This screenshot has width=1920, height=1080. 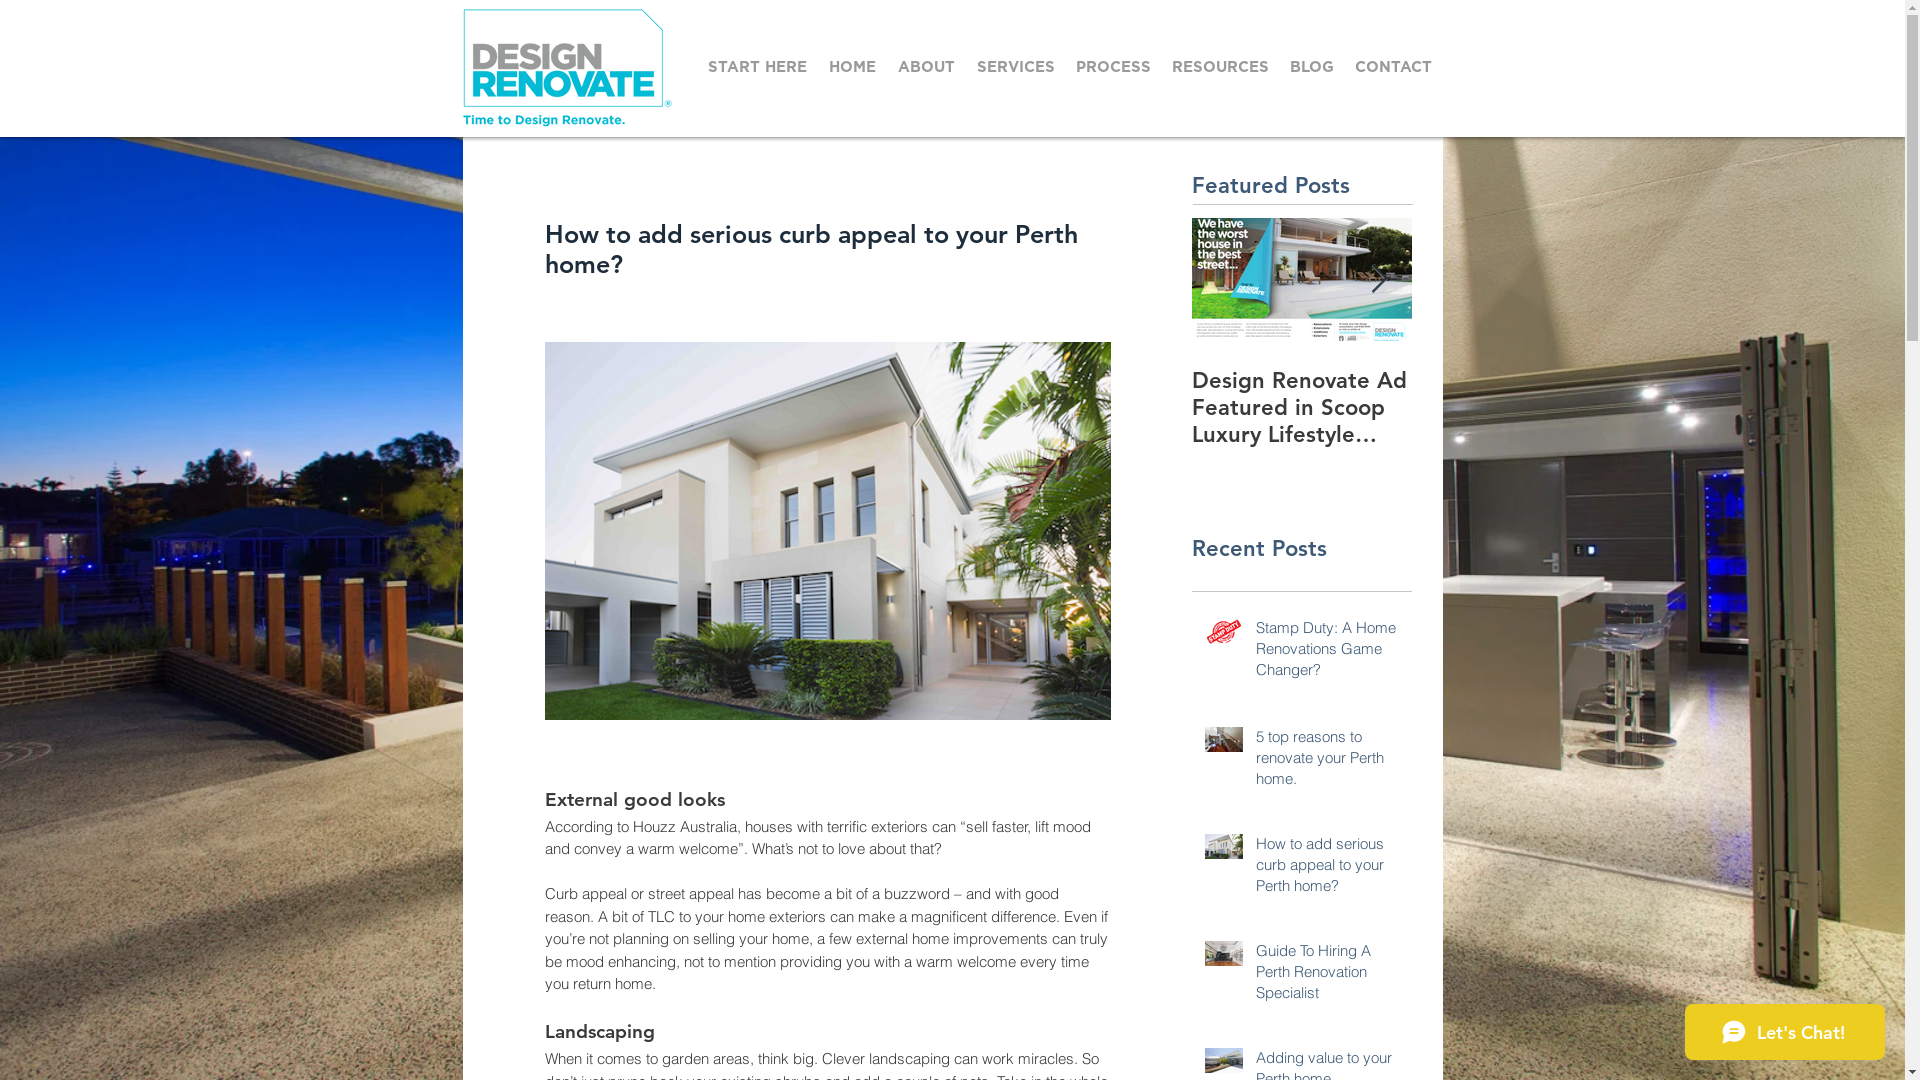 I want to click on 'CONTACT', so click(x=1391, y=66).